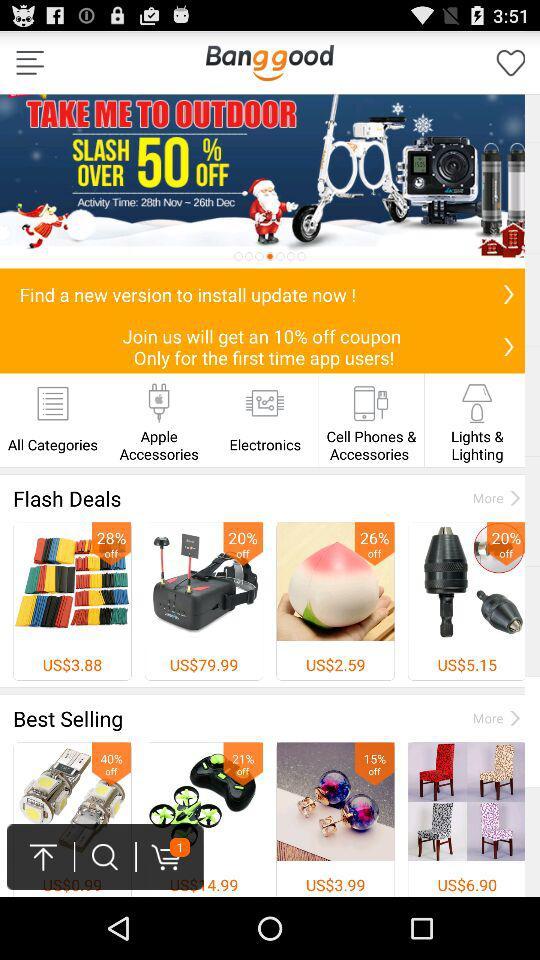 The width and height of the screenshot is (540, 960). What do you see at coordinates (508, 293) in the screenshot?
I see `install update now` at bounding box center [508, 293].